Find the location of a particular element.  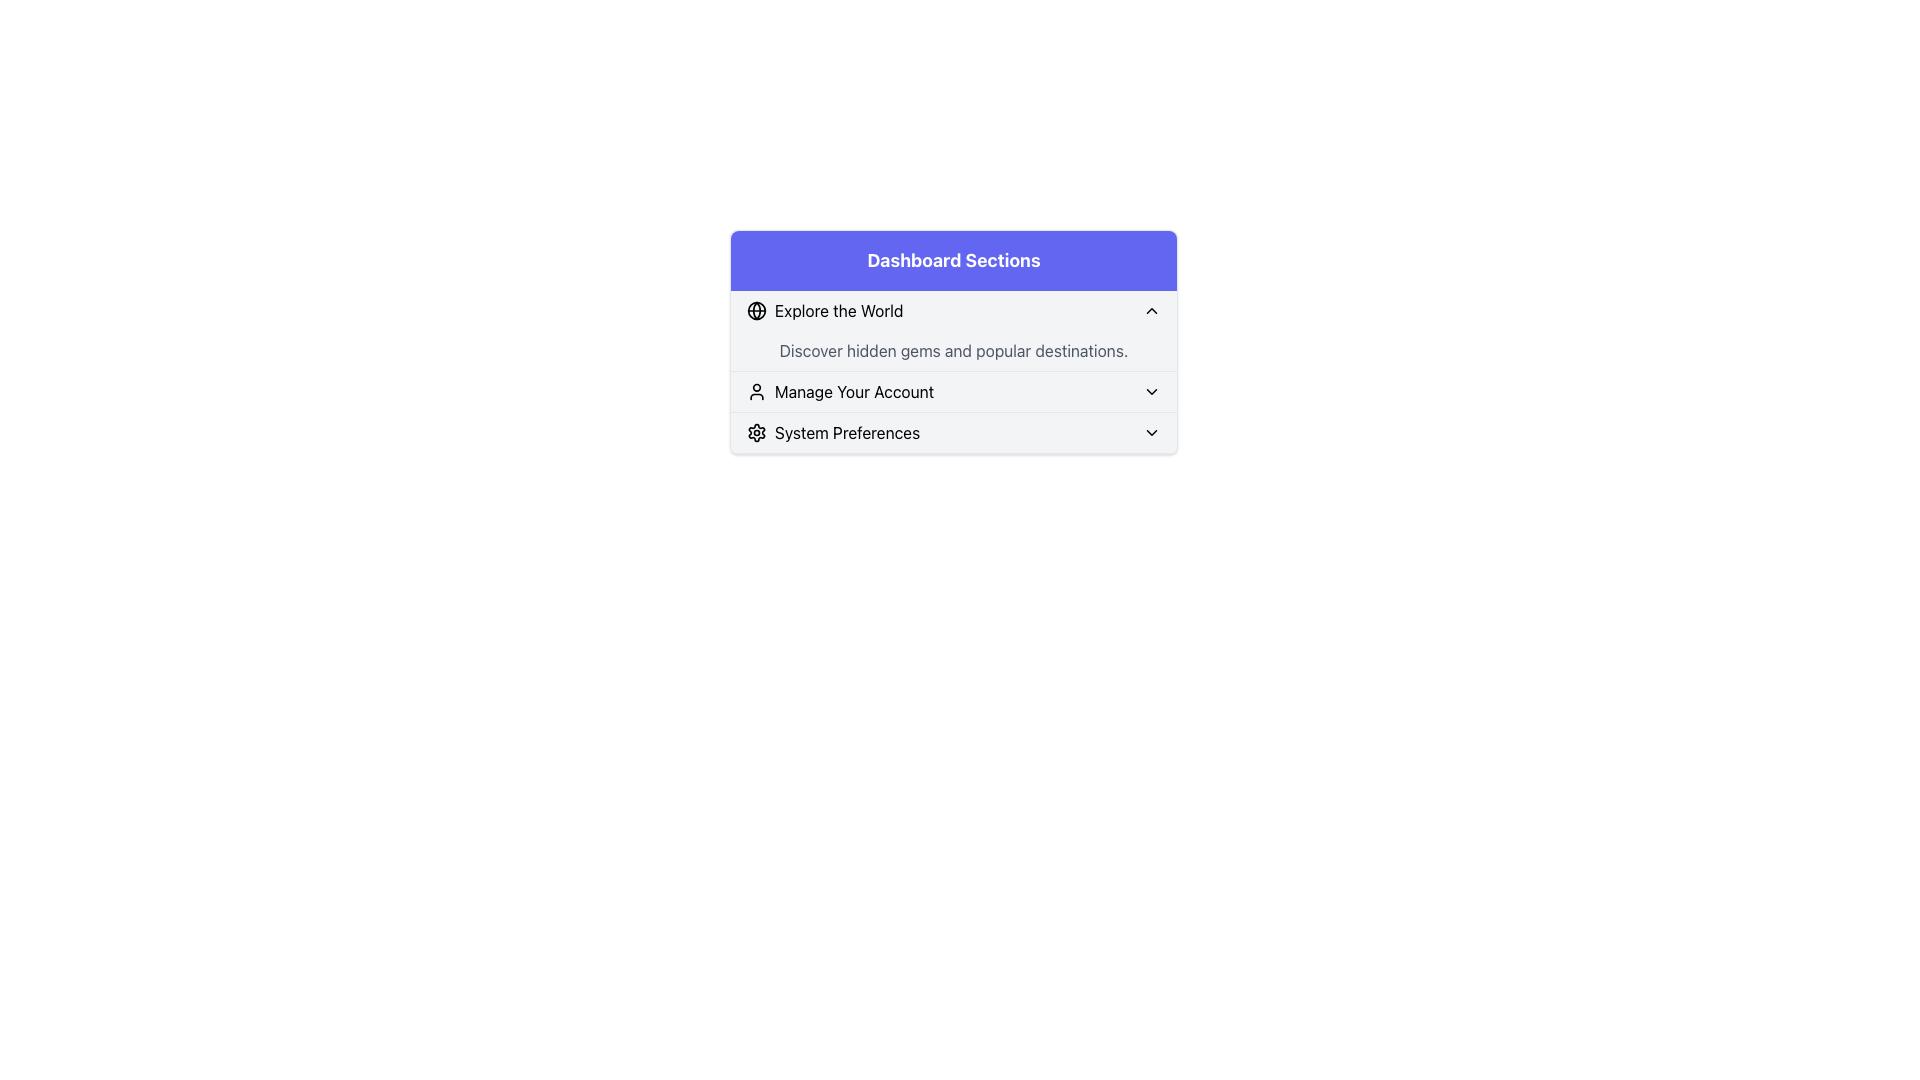

the third button in the vertical list under 'Dashboard Sections' is located at coordinates (833, 431).